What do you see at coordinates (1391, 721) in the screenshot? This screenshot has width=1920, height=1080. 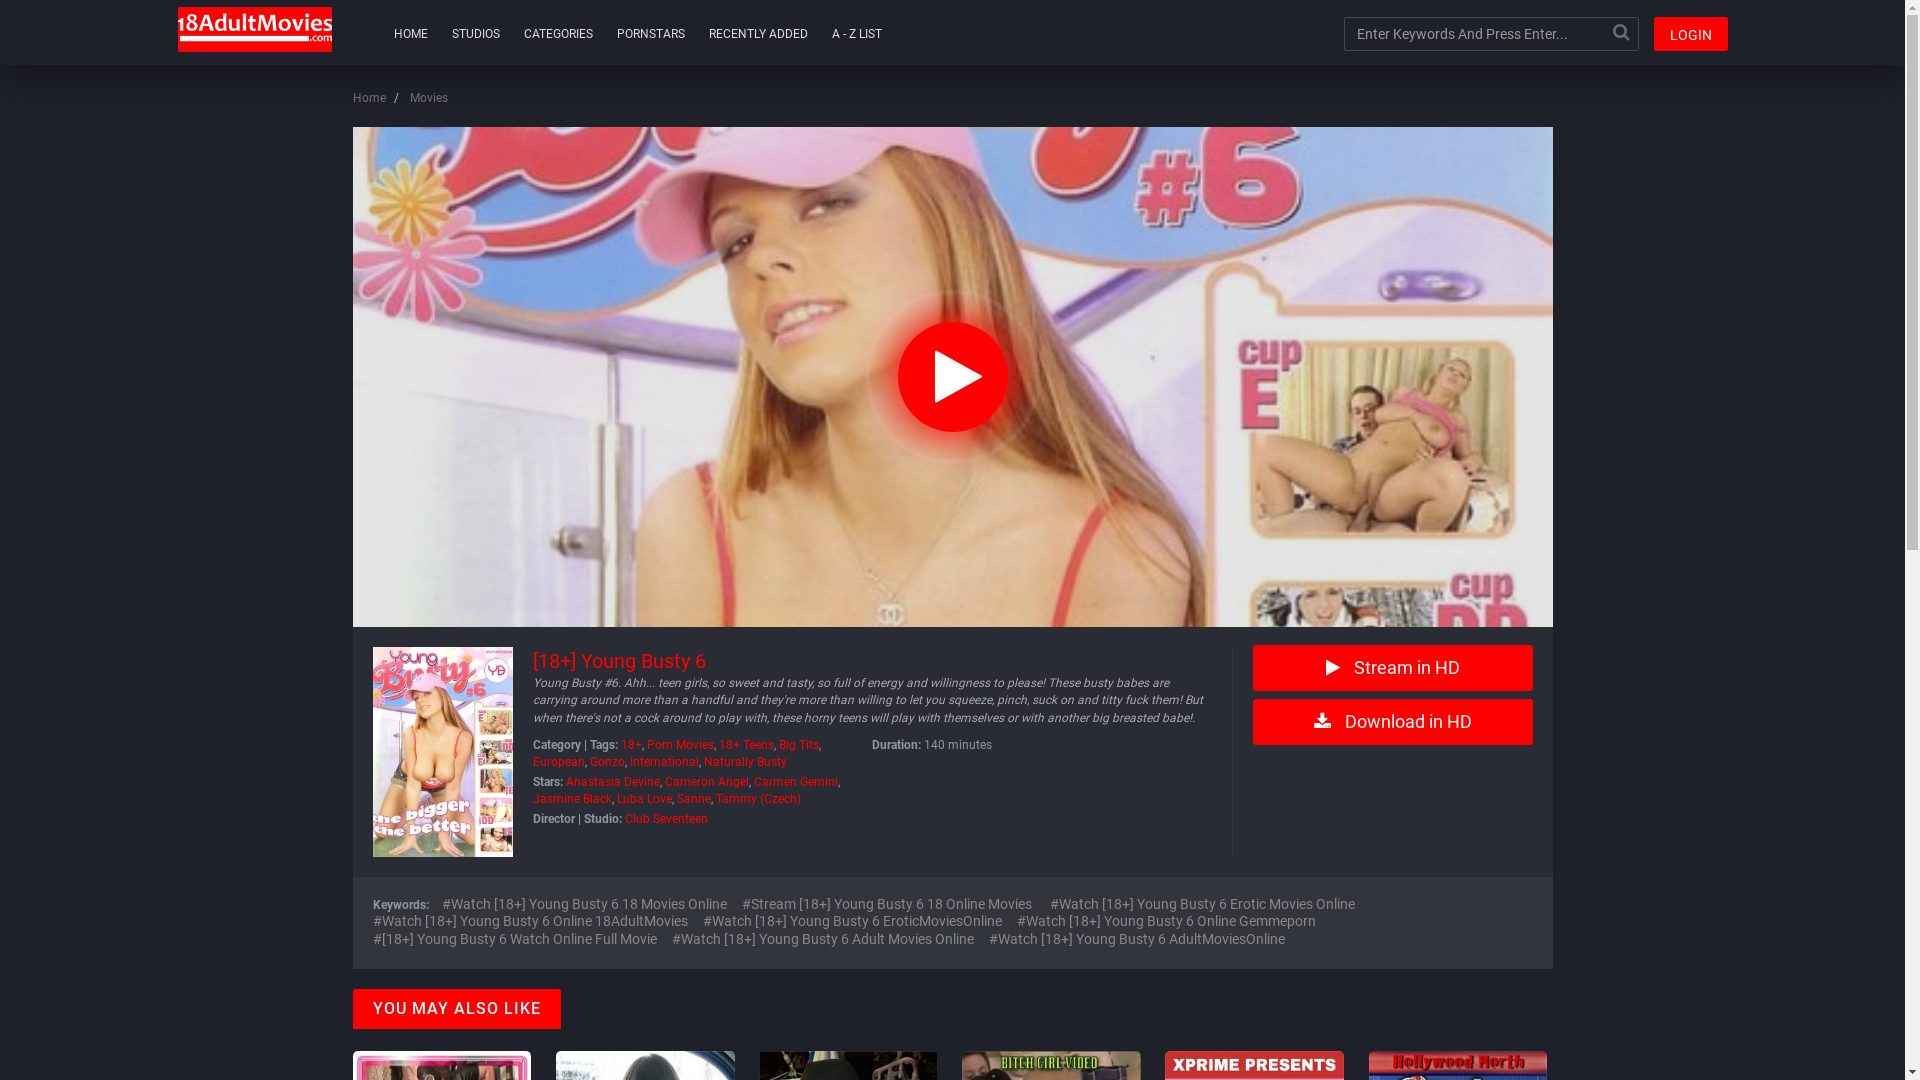 I see `'Download in HD'` at bounding box center [1391, 721].